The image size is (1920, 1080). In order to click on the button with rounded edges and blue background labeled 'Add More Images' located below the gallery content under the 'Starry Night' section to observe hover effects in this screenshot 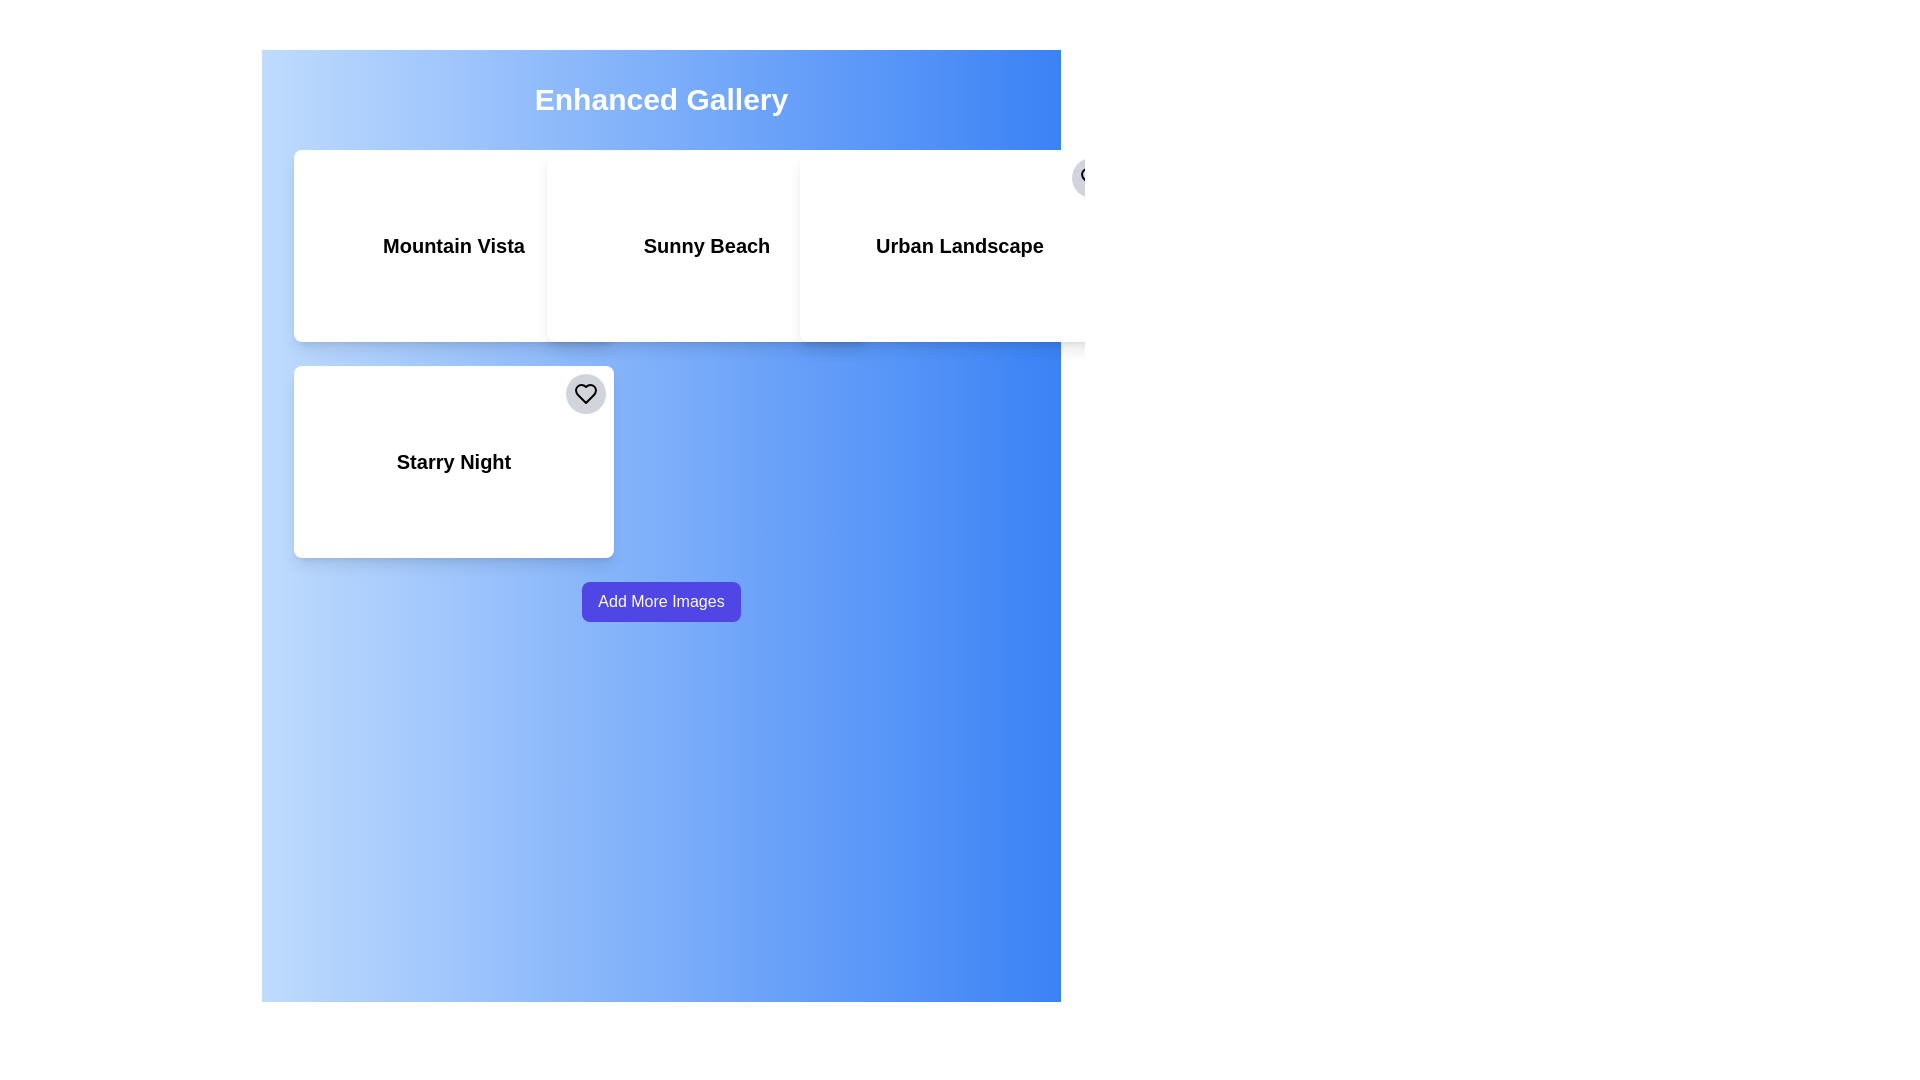, I will do `click(661, 600)`.